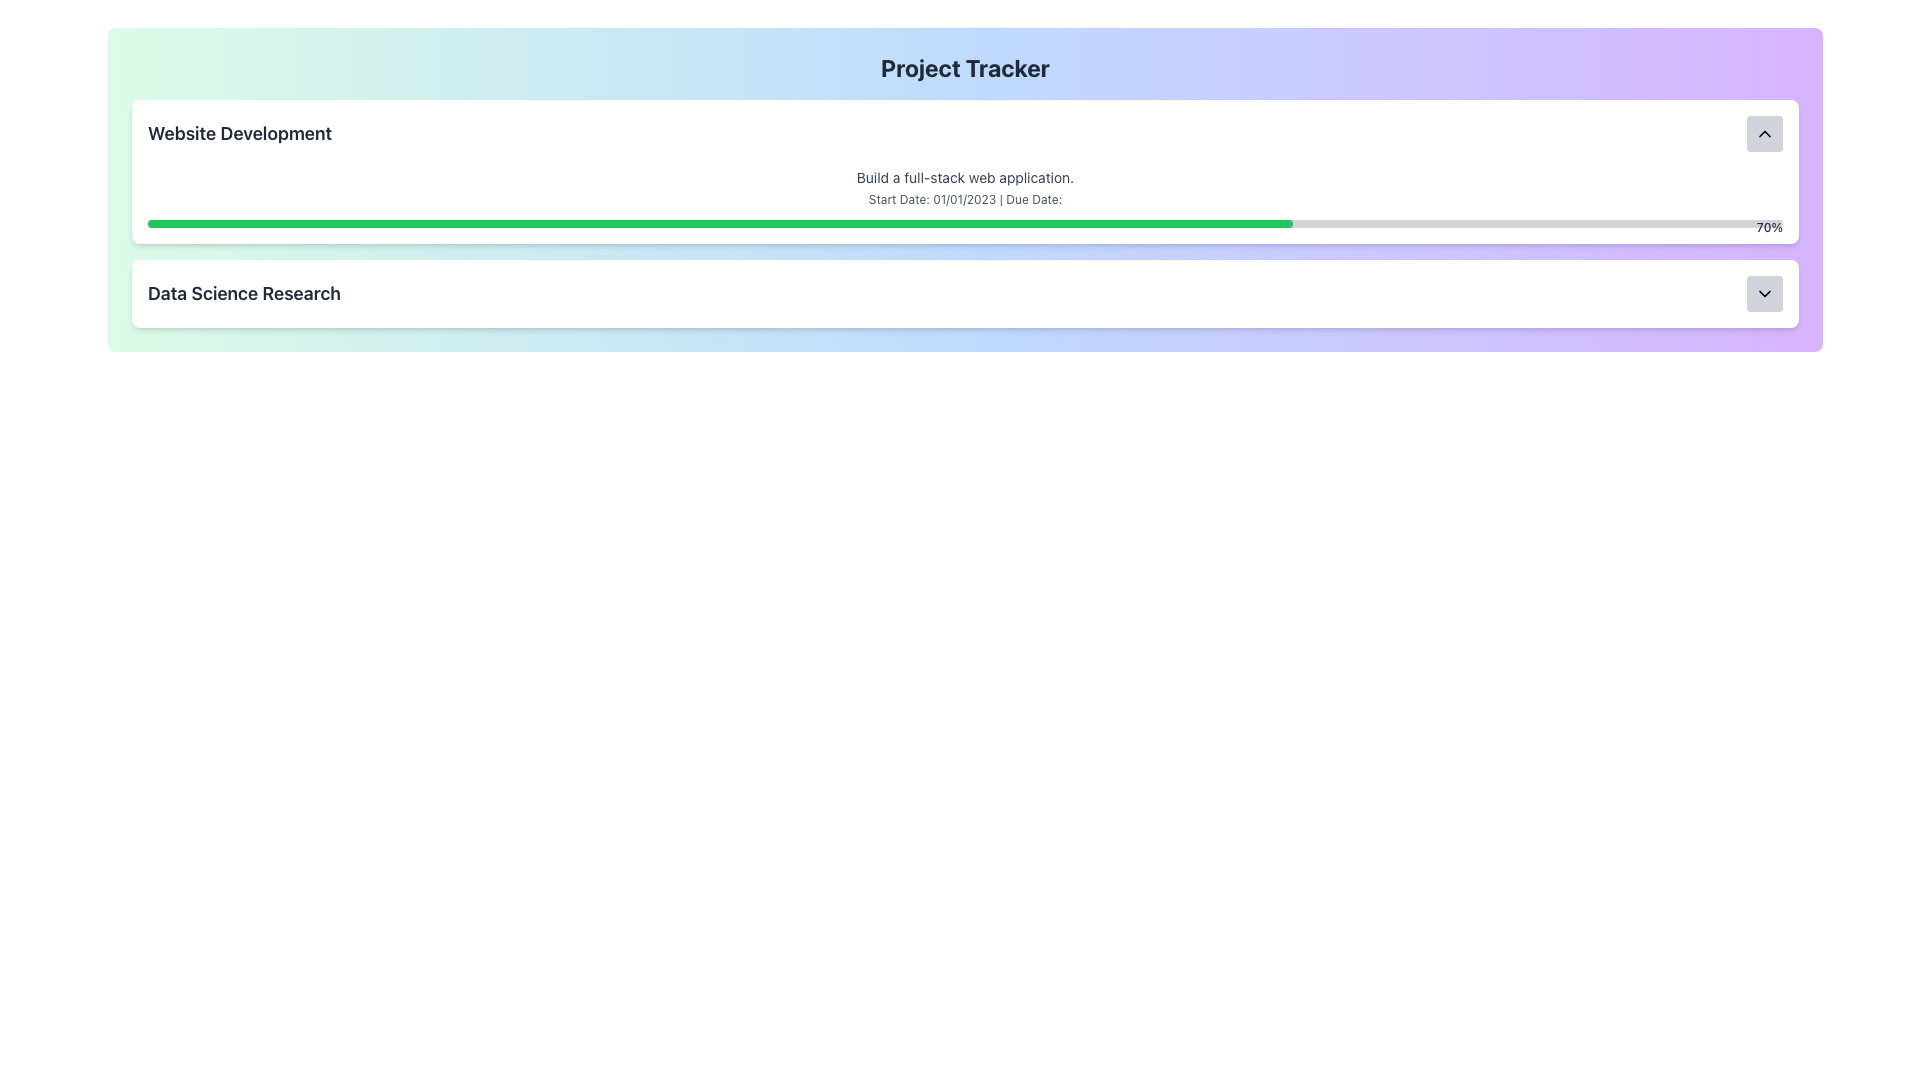 This screenshot has width=1920, height=1080. Describe the element at coordinates (720, 223) in the screenshot. I see `the Progress Indicator that visually represents the 70% completion of the 'Website Development' project, located inside the horizontal progress bar under the project details` at that location.